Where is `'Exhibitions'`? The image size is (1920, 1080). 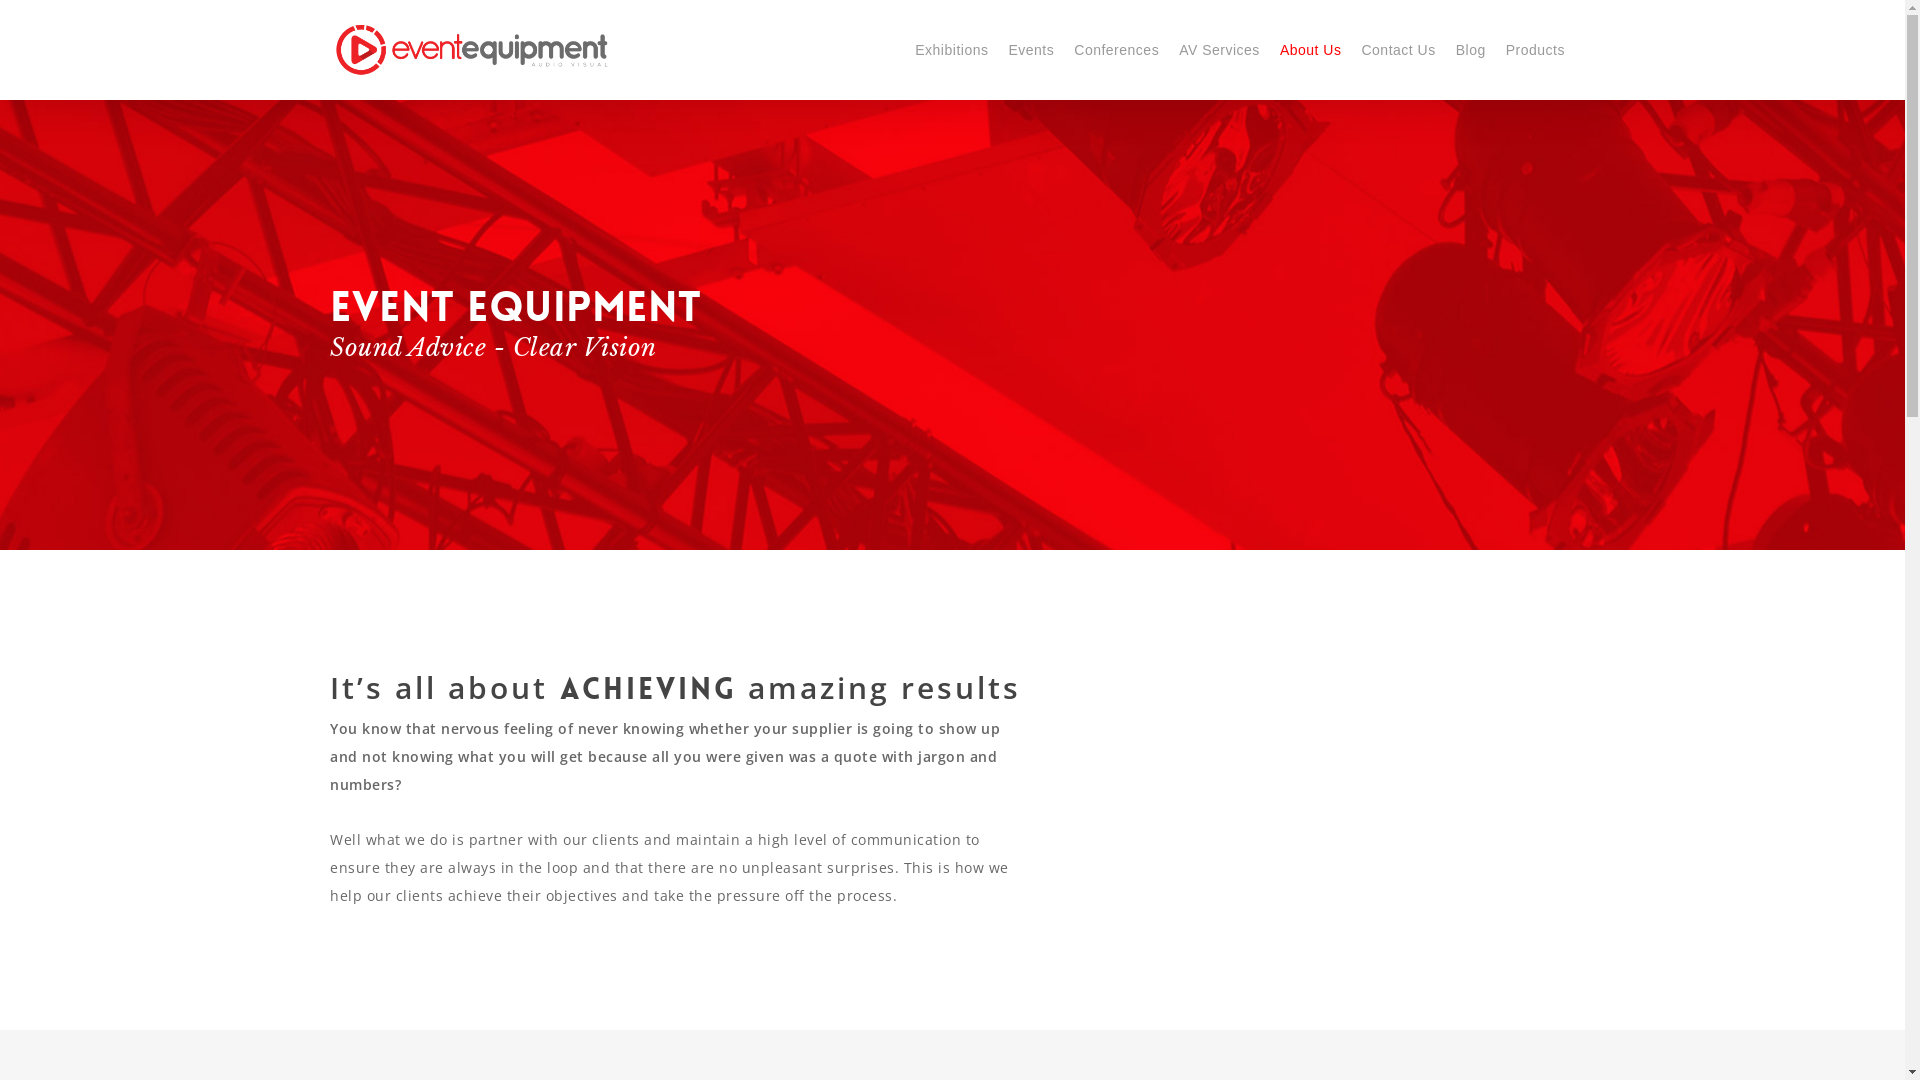 'Exhibitions' is located at coordinates (950, 49).